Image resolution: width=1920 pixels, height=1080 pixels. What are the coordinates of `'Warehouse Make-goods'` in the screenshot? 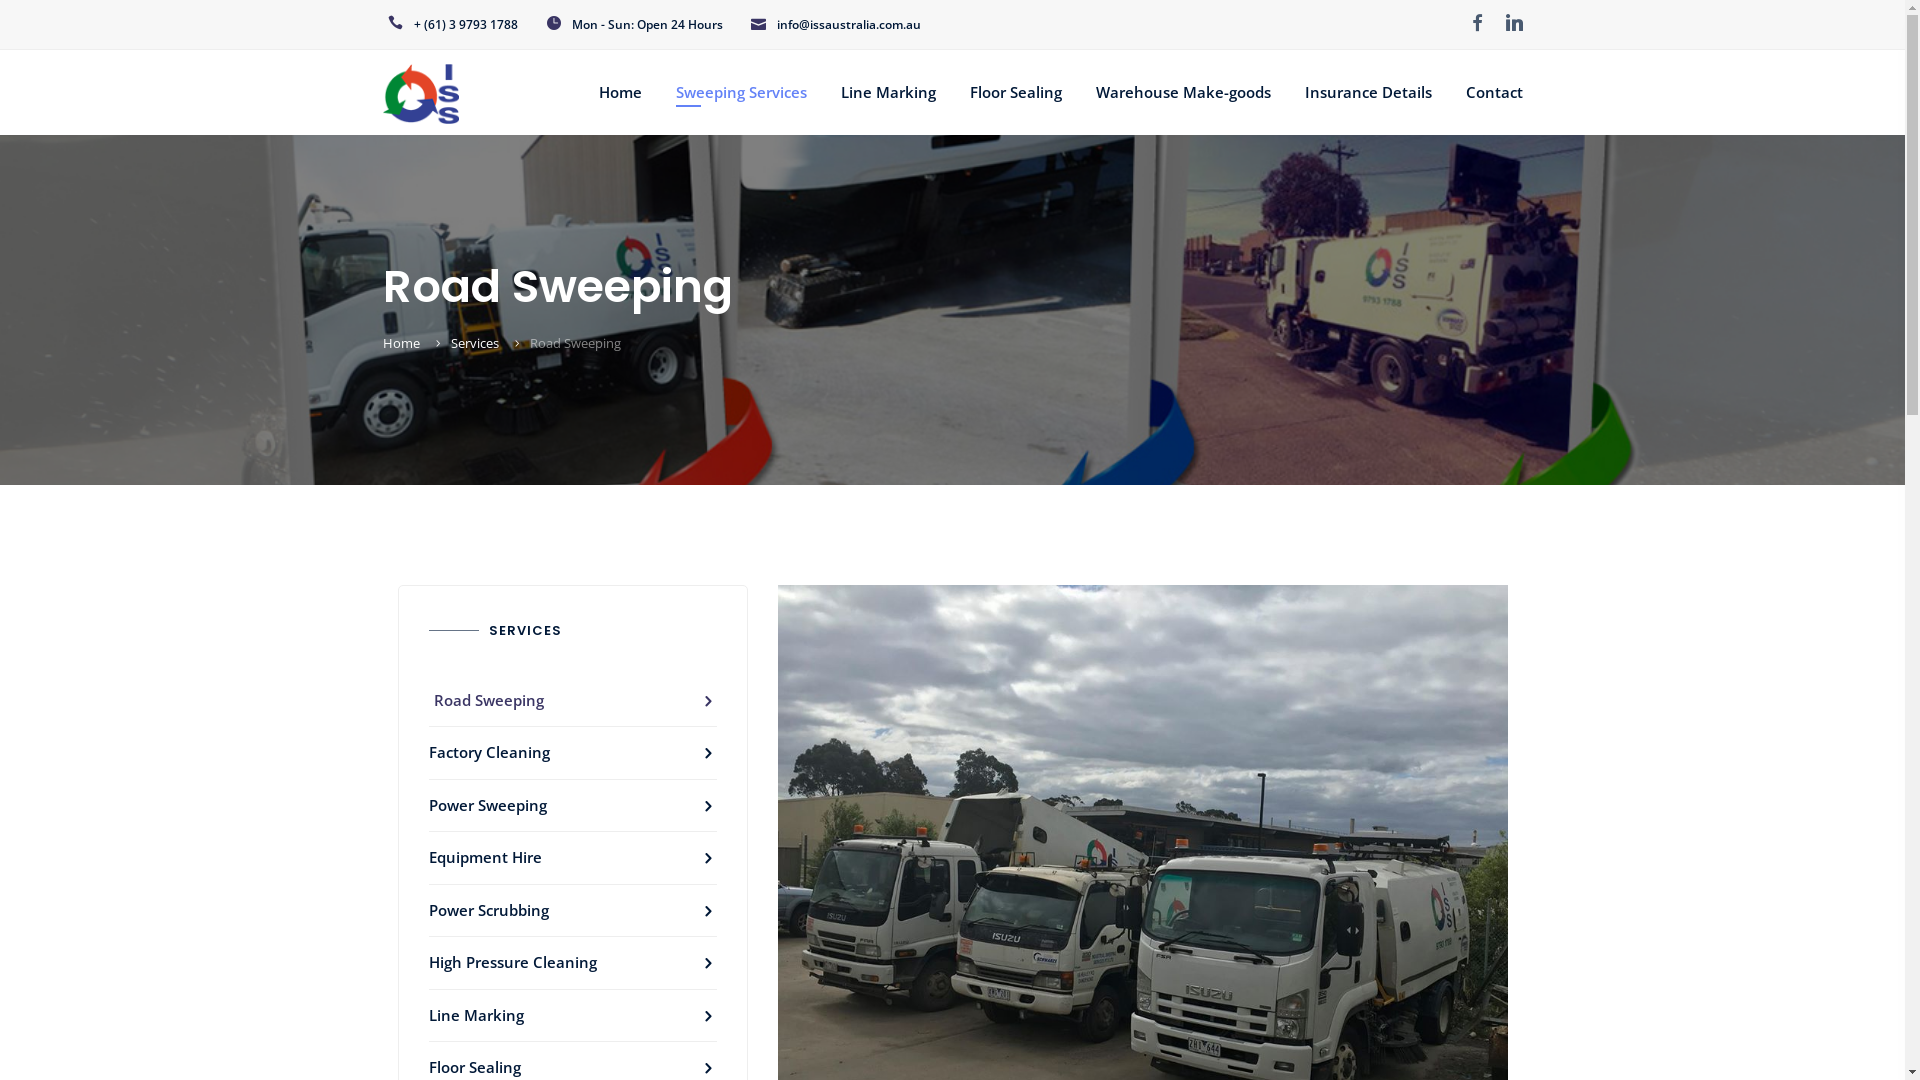 It's located at (1094, 92).